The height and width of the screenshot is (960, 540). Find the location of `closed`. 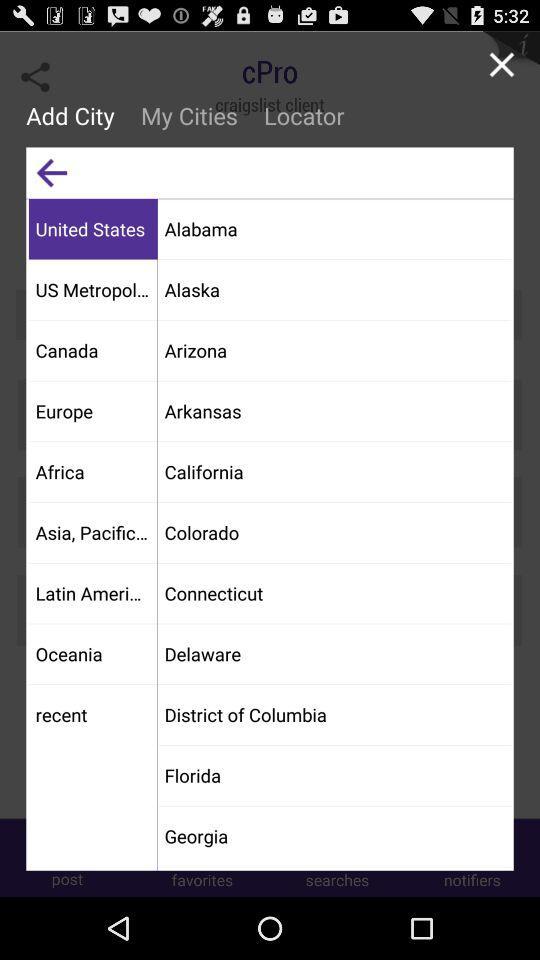

closed is located at coordinates (500, 64).